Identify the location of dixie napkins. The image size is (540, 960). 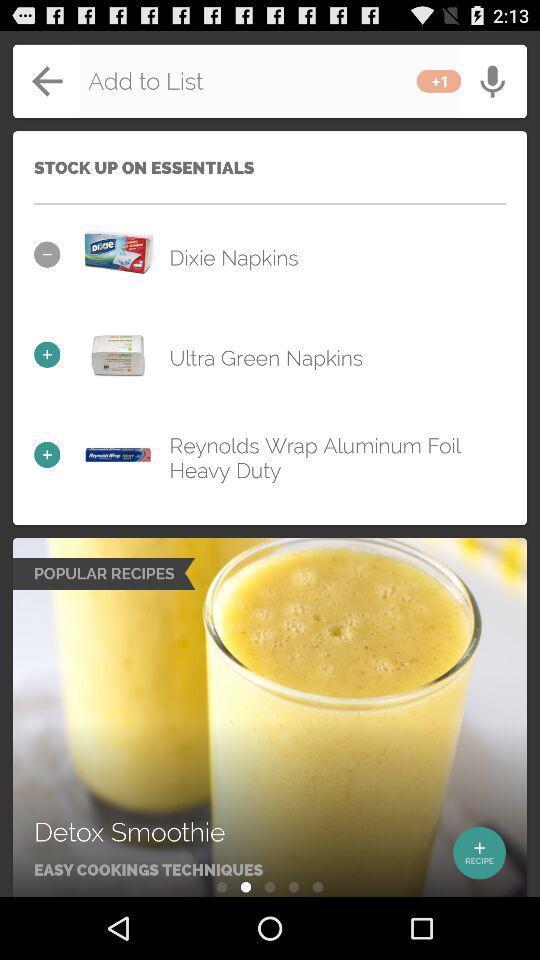
(118, 253).